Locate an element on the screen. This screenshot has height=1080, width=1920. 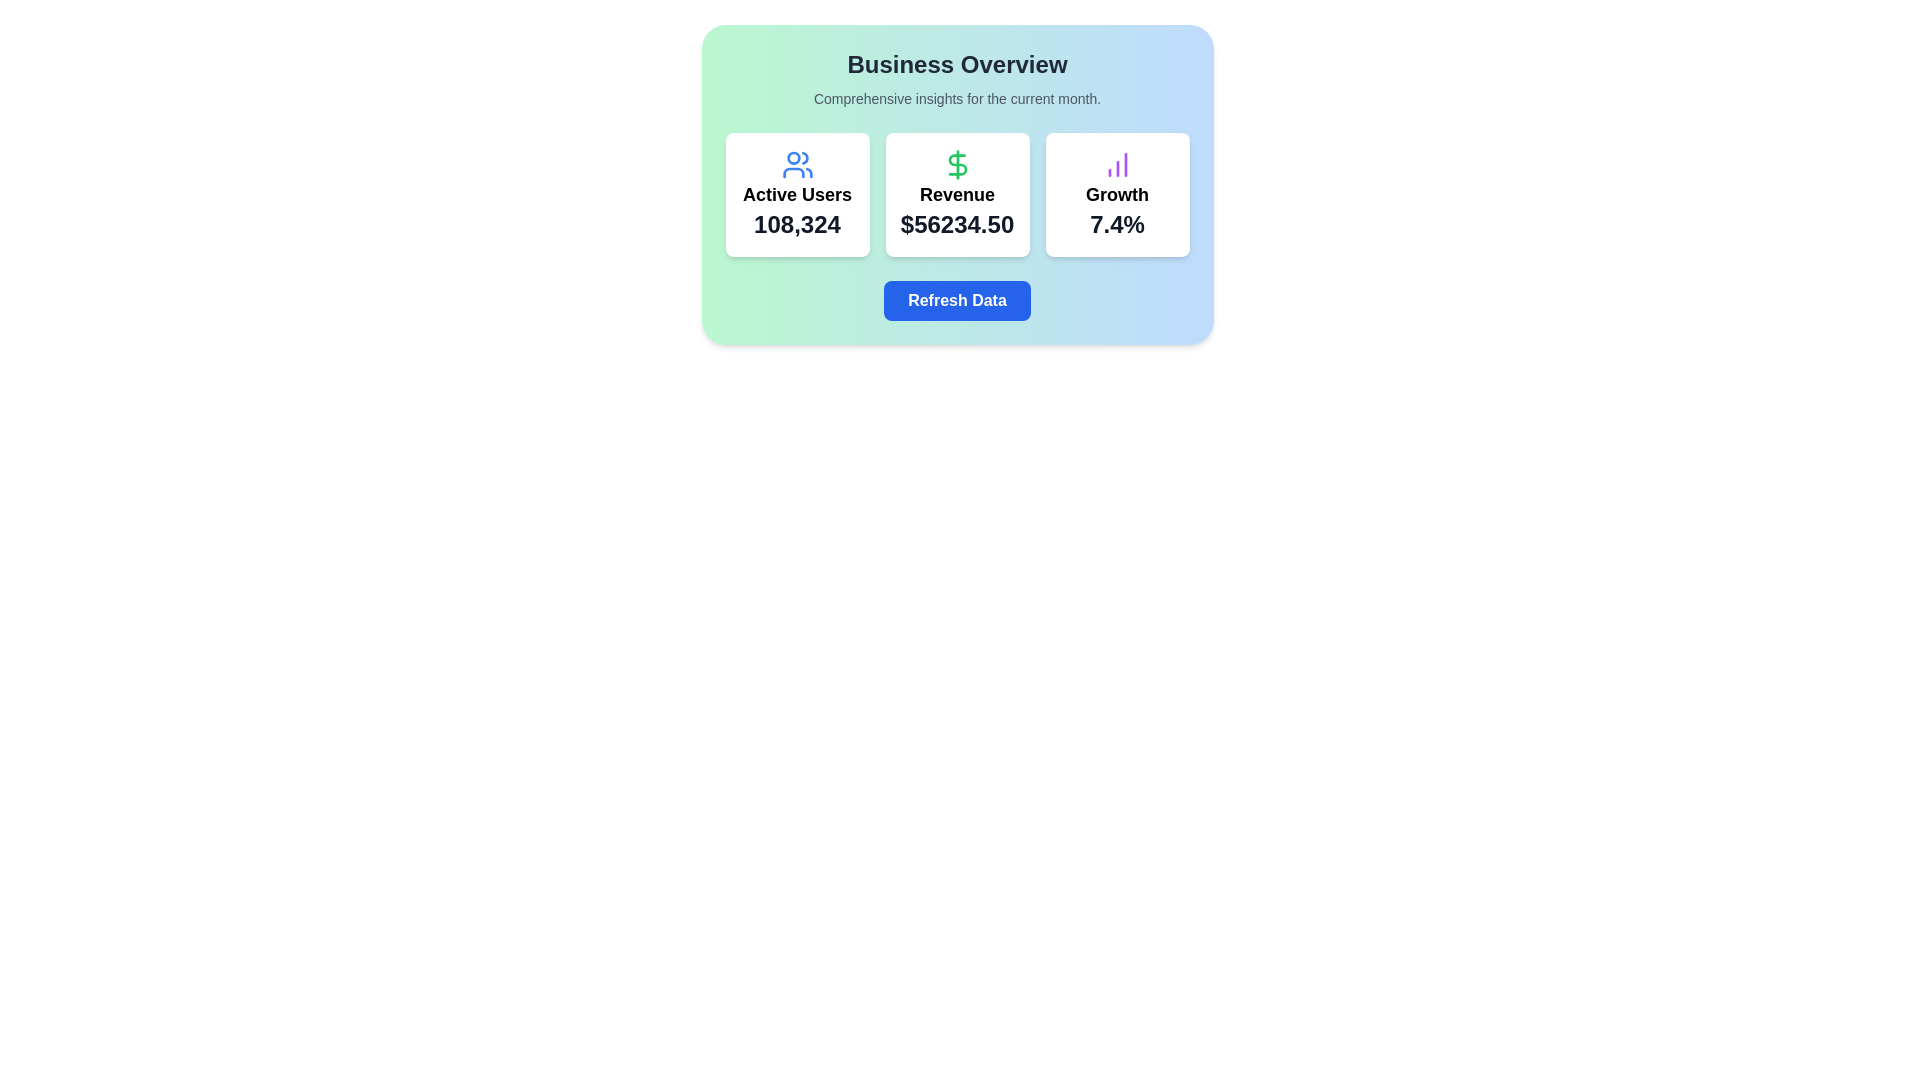
the refresh button located at the bottom center of the 'Business Overview' panel is located at coordinates (956, 300).